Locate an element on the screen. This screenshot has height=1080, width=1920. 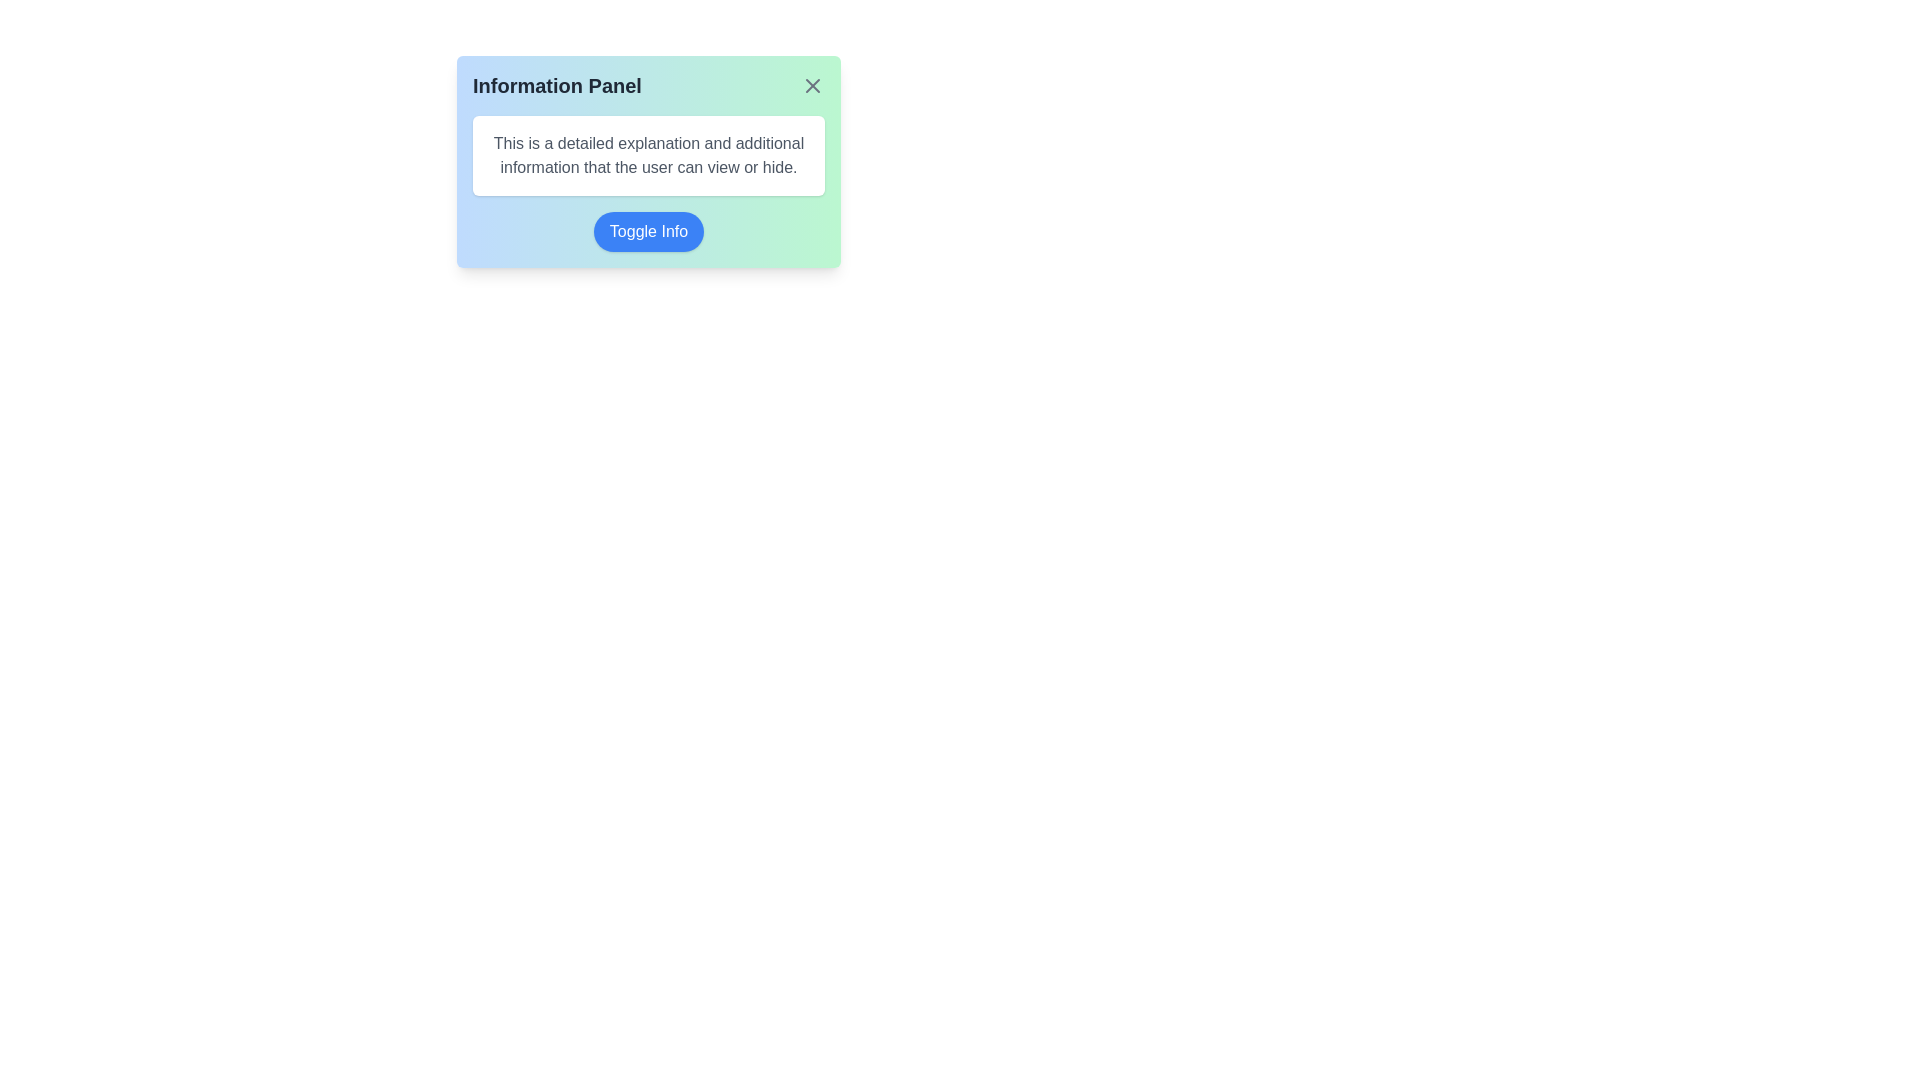
the Close button icon located in the top-right corner of the 'Information Panel' modal is located at coordinates (812, 84).